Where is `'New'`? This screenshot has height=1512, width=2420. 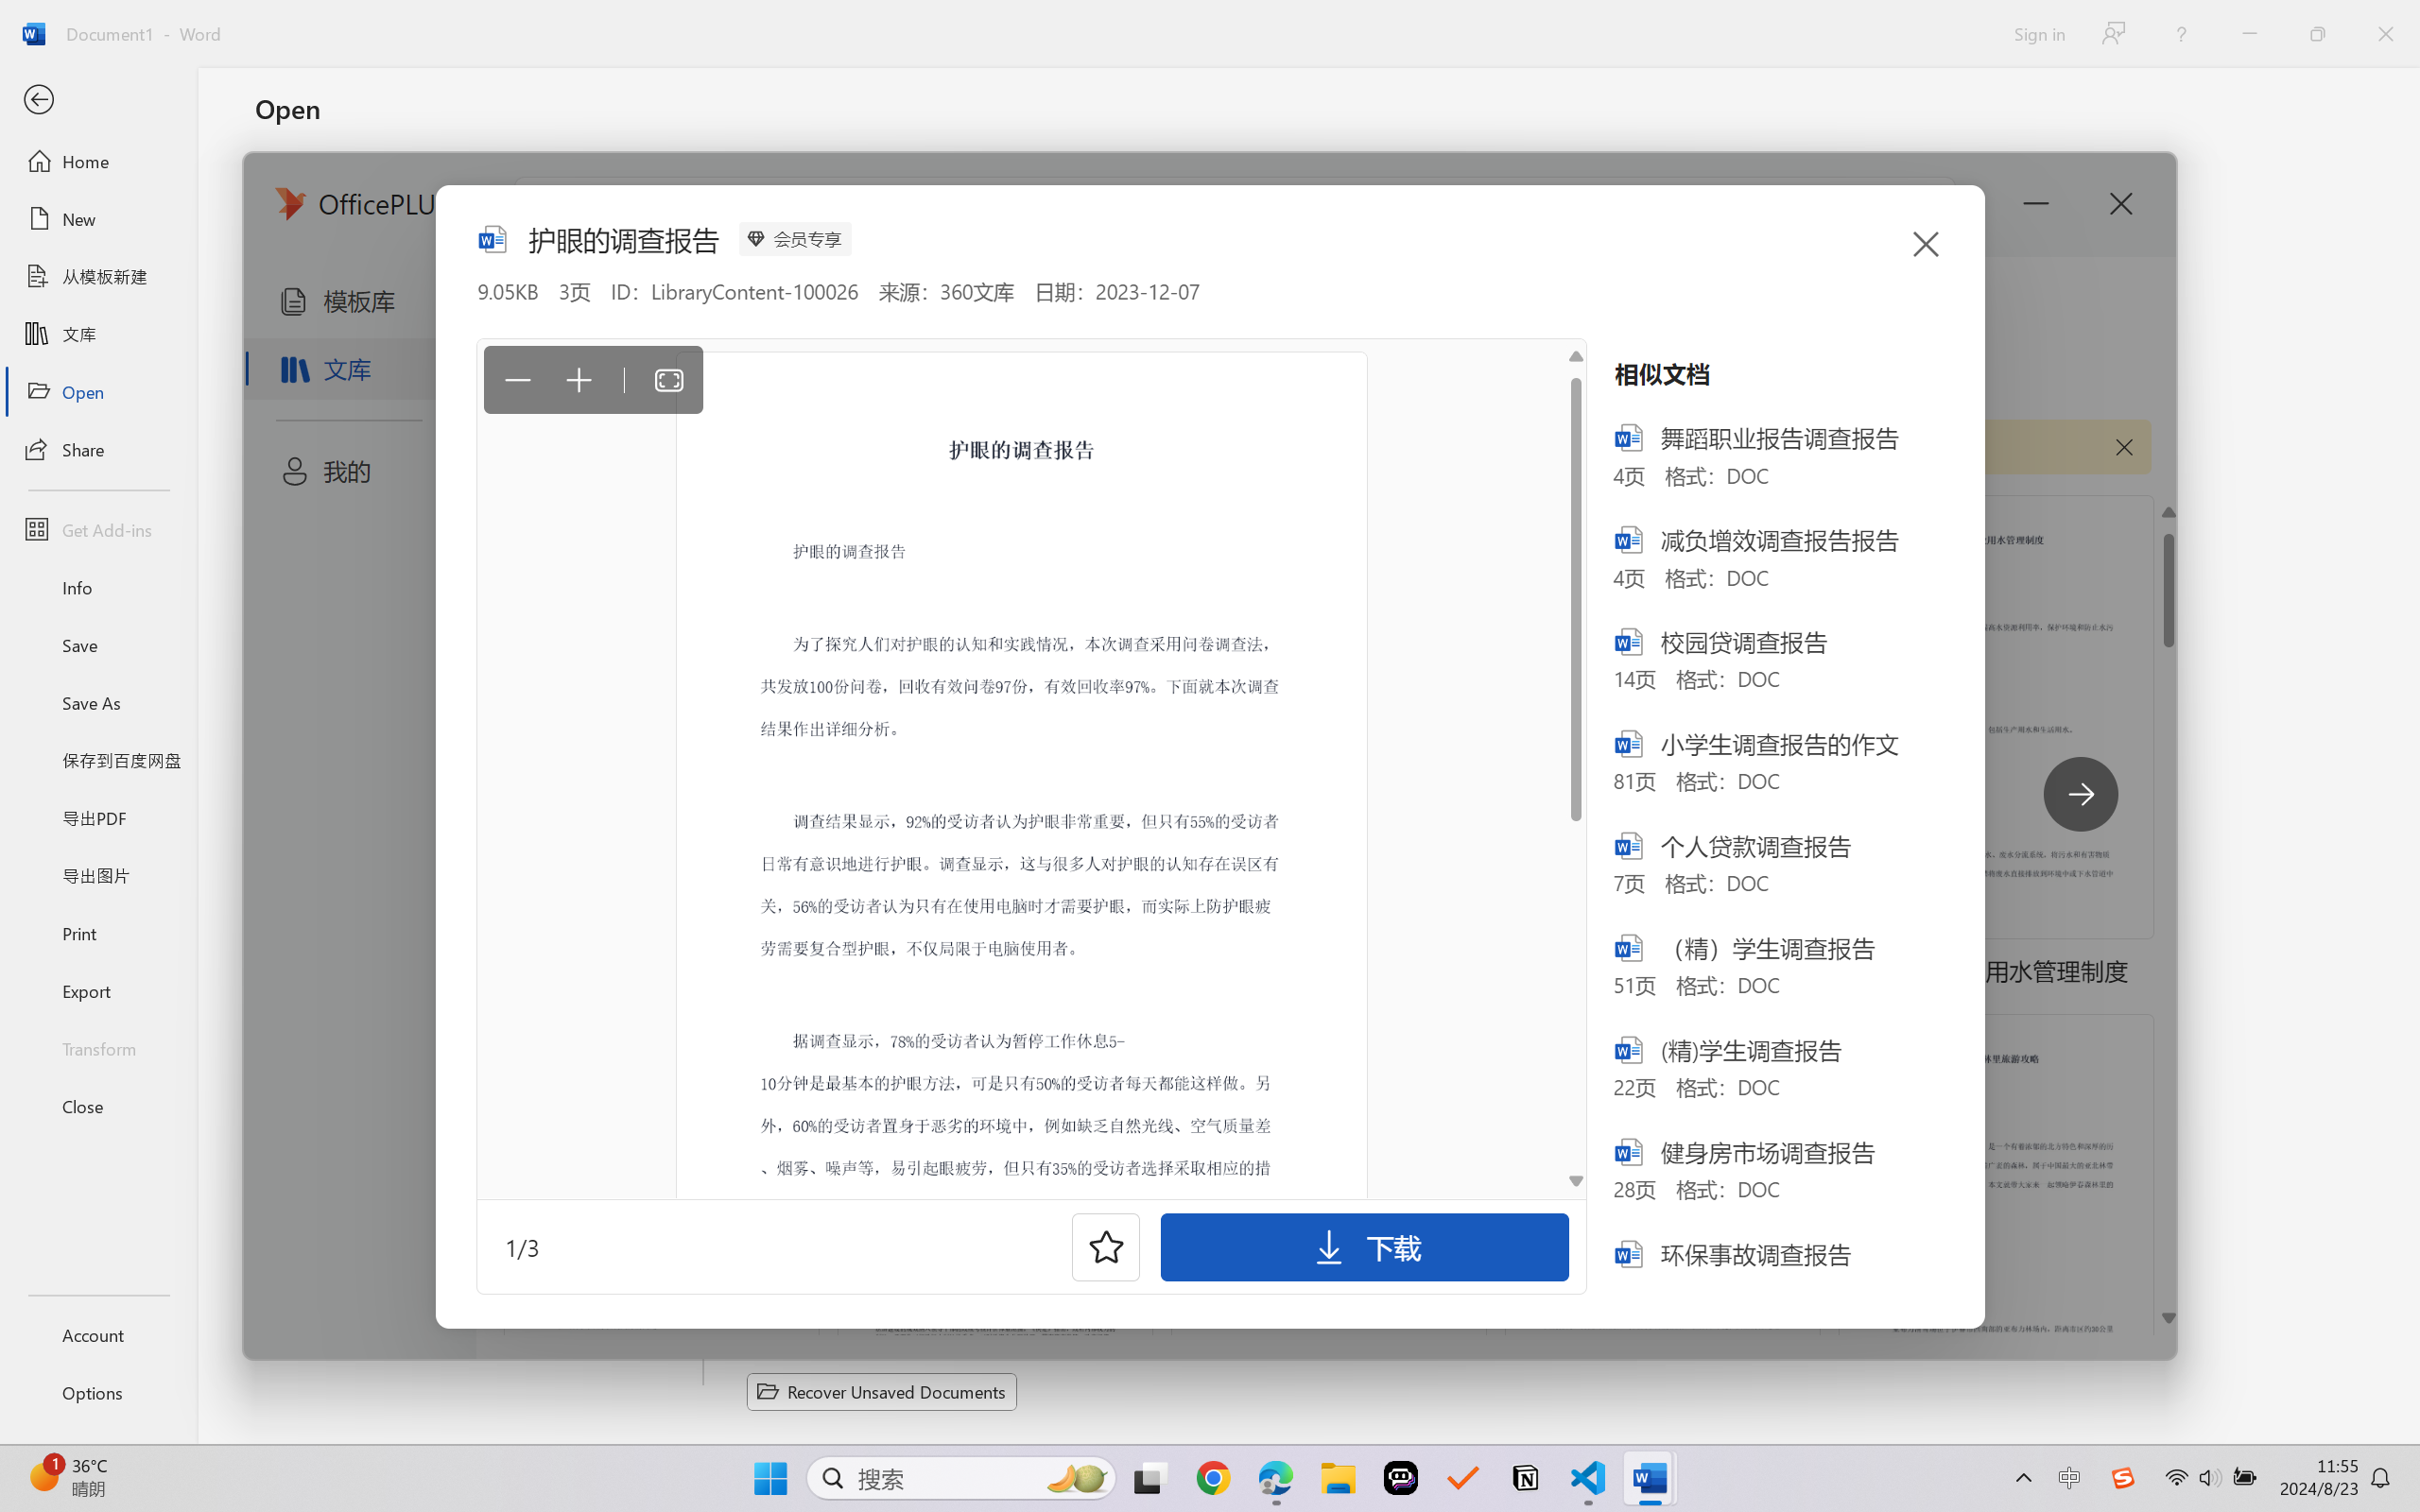
'New' is located at coordinates (97, 217).